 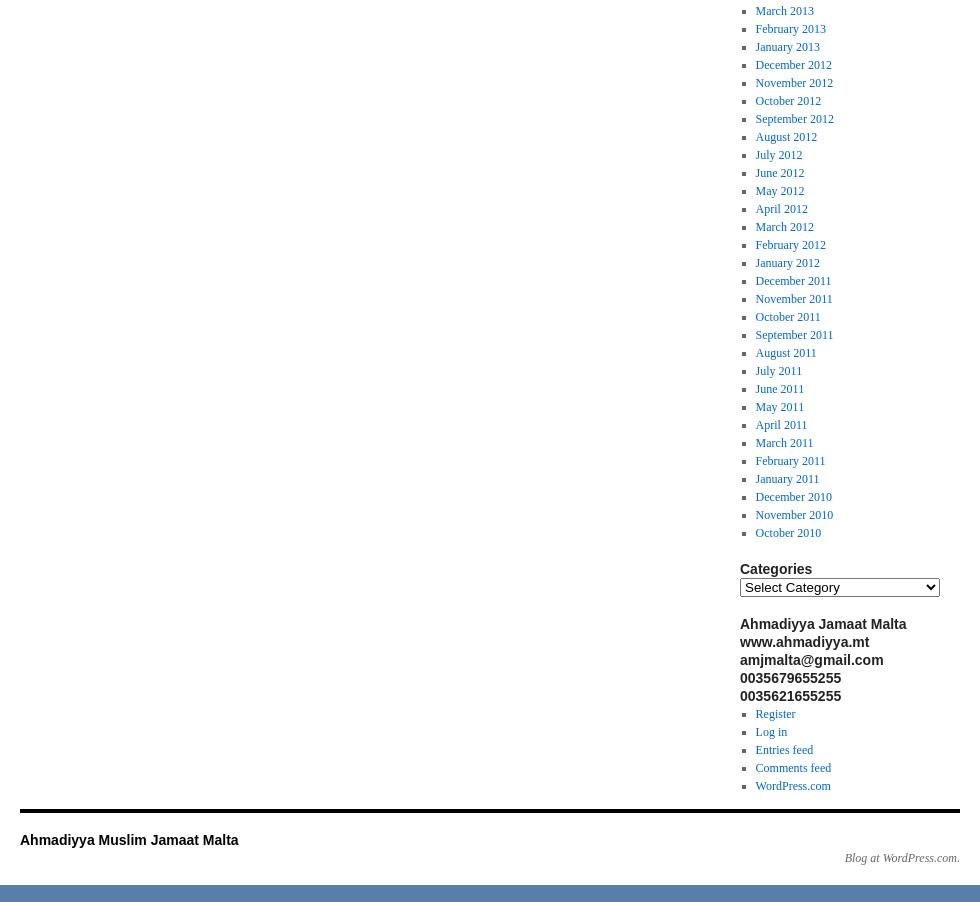 I want to click on 'August 2012', so click(x=785, y=136).